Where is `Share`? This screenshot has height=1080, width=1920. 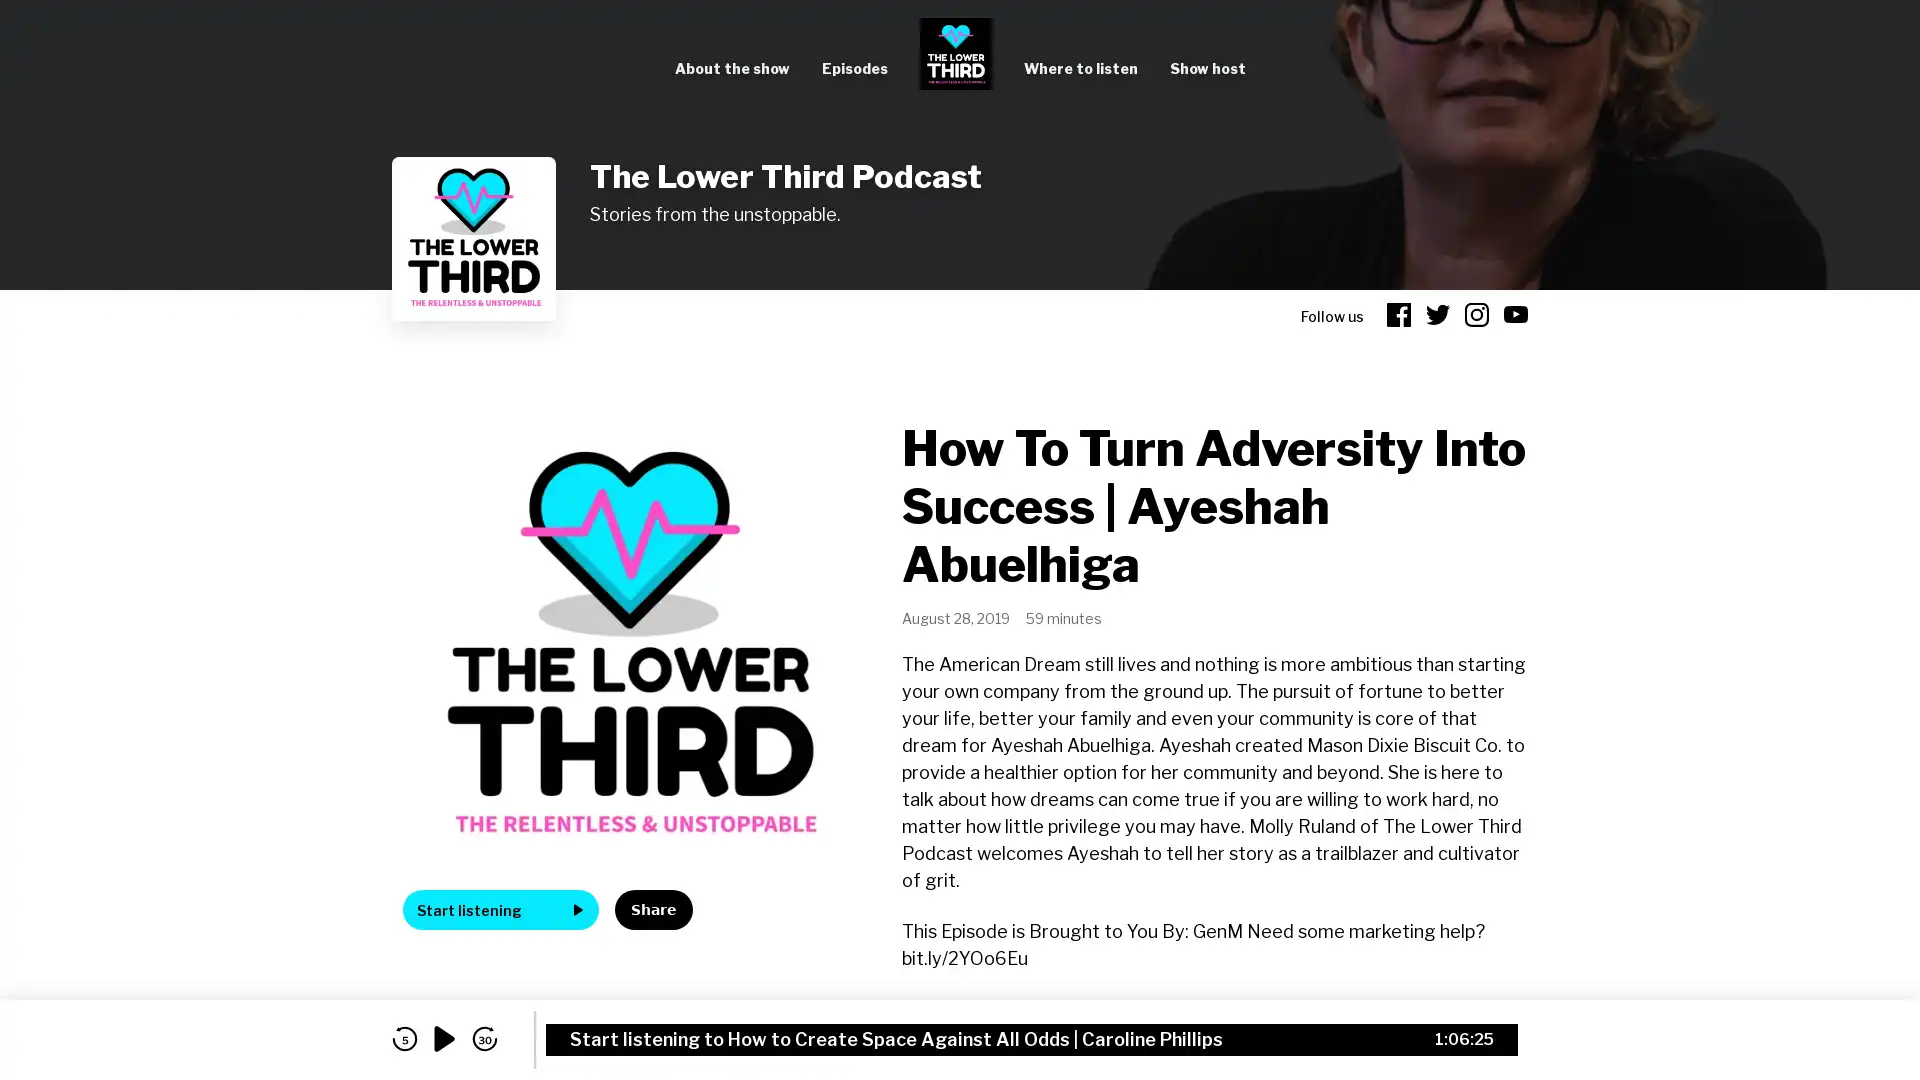 Share is located at coordinates (653, 910).